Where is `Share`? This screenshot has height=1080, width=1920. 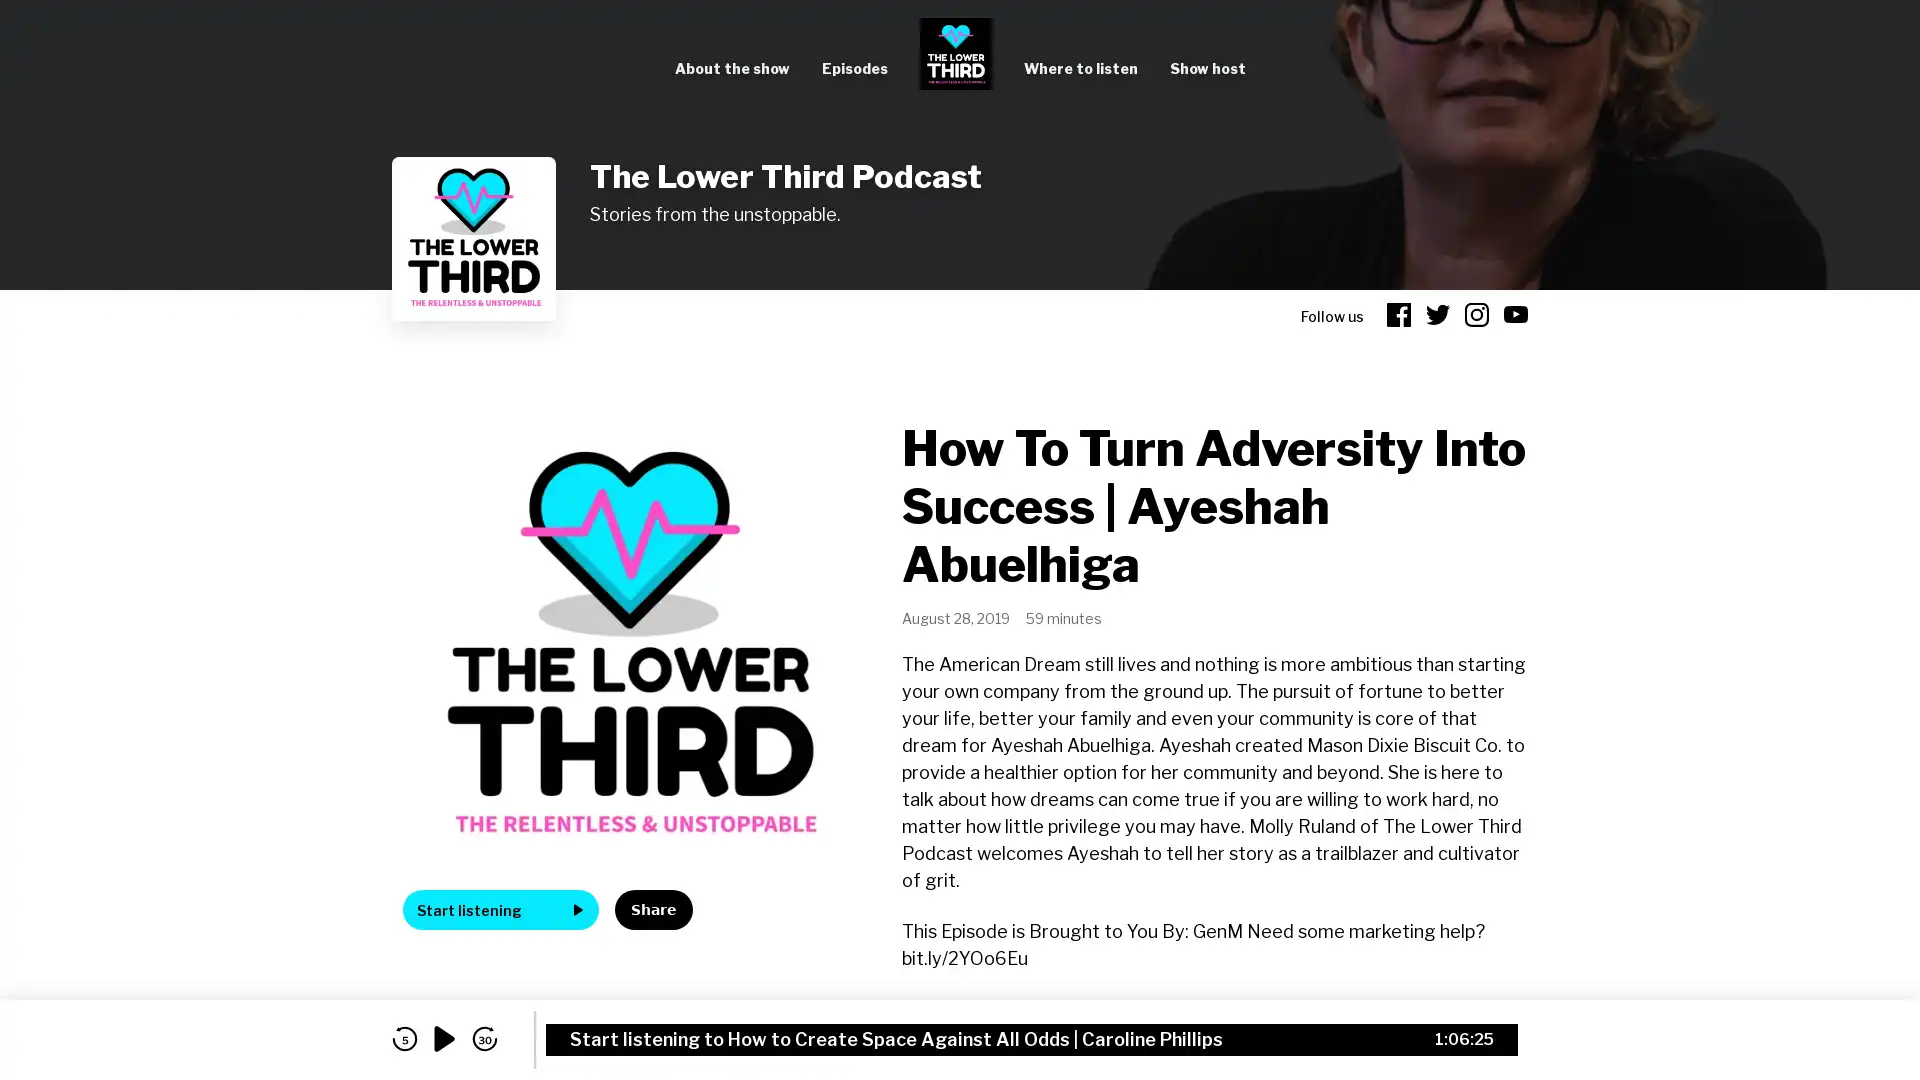 Share is located at coordinates (653, 910).